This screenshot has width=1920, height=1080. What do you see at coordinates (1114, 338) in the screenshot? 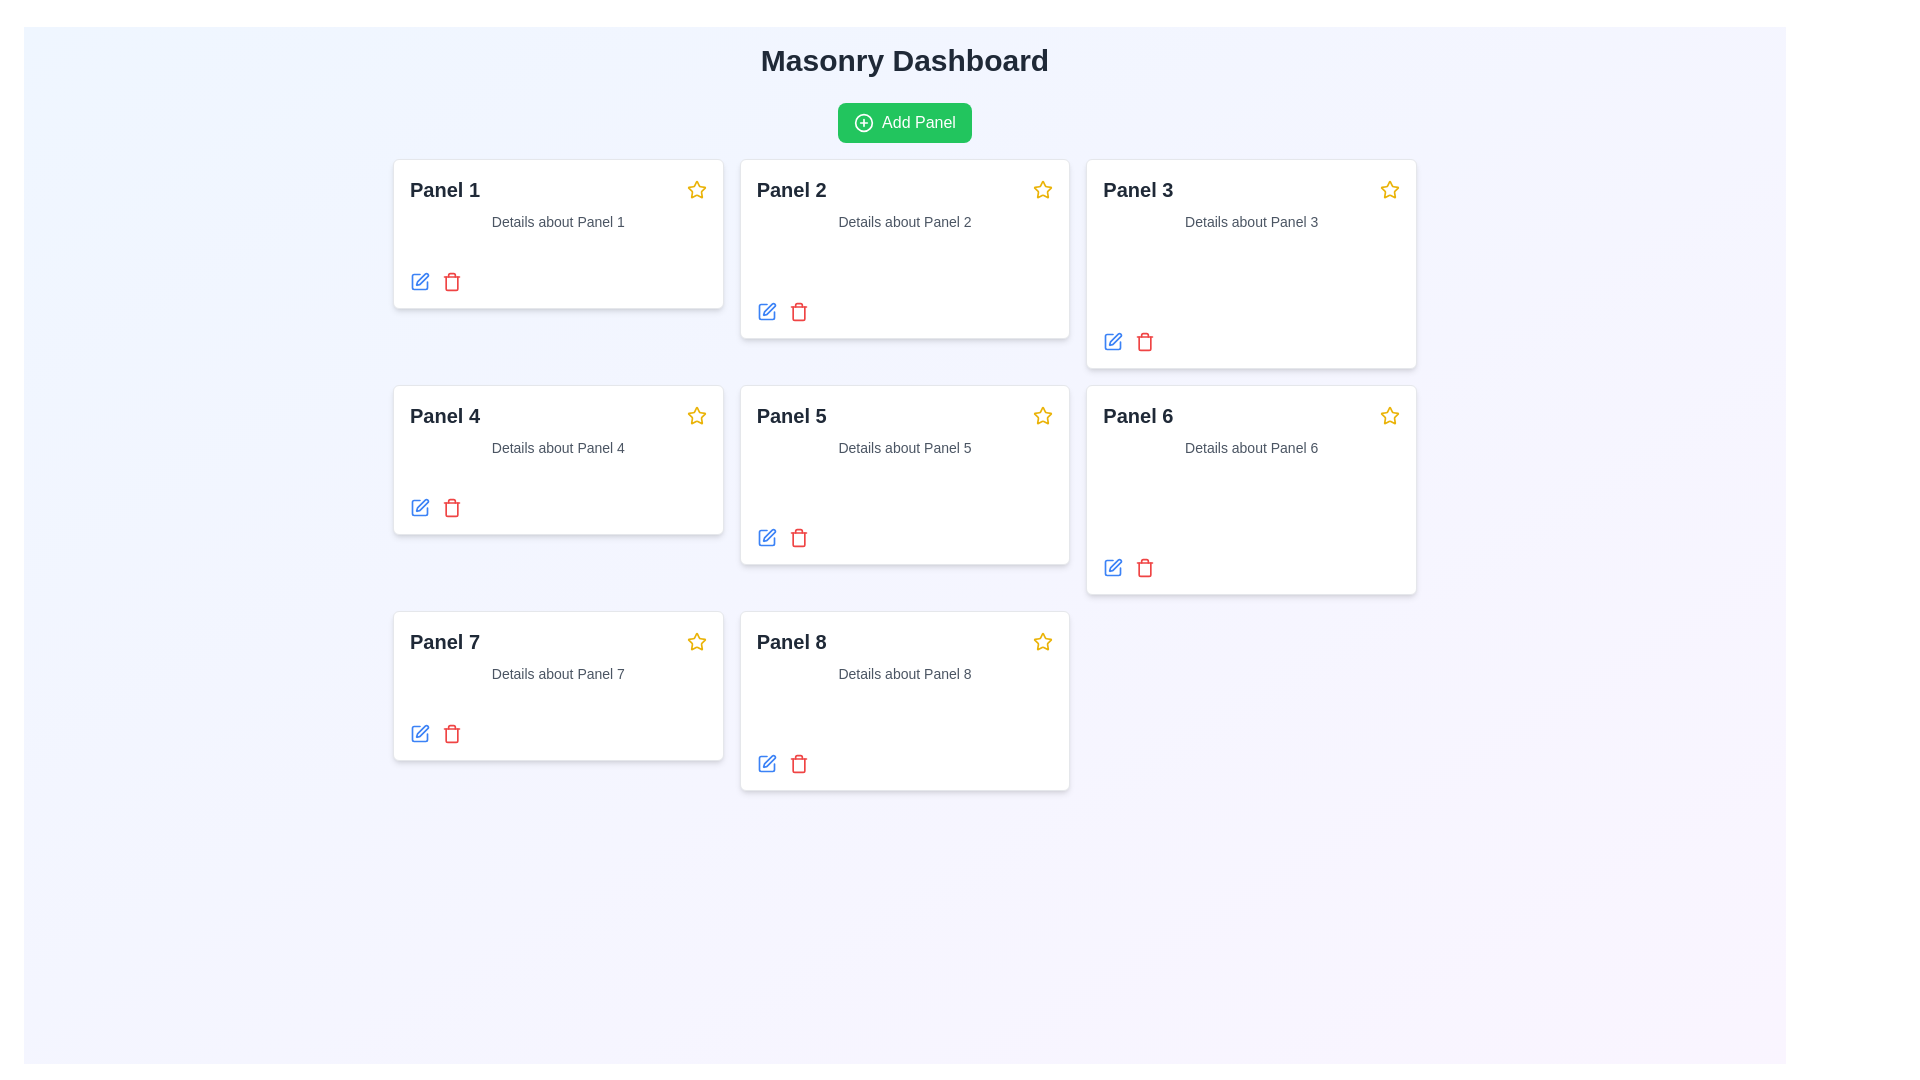
I see `the pen-shaped icon representing an edit action` at bounding box center [1114, 338].